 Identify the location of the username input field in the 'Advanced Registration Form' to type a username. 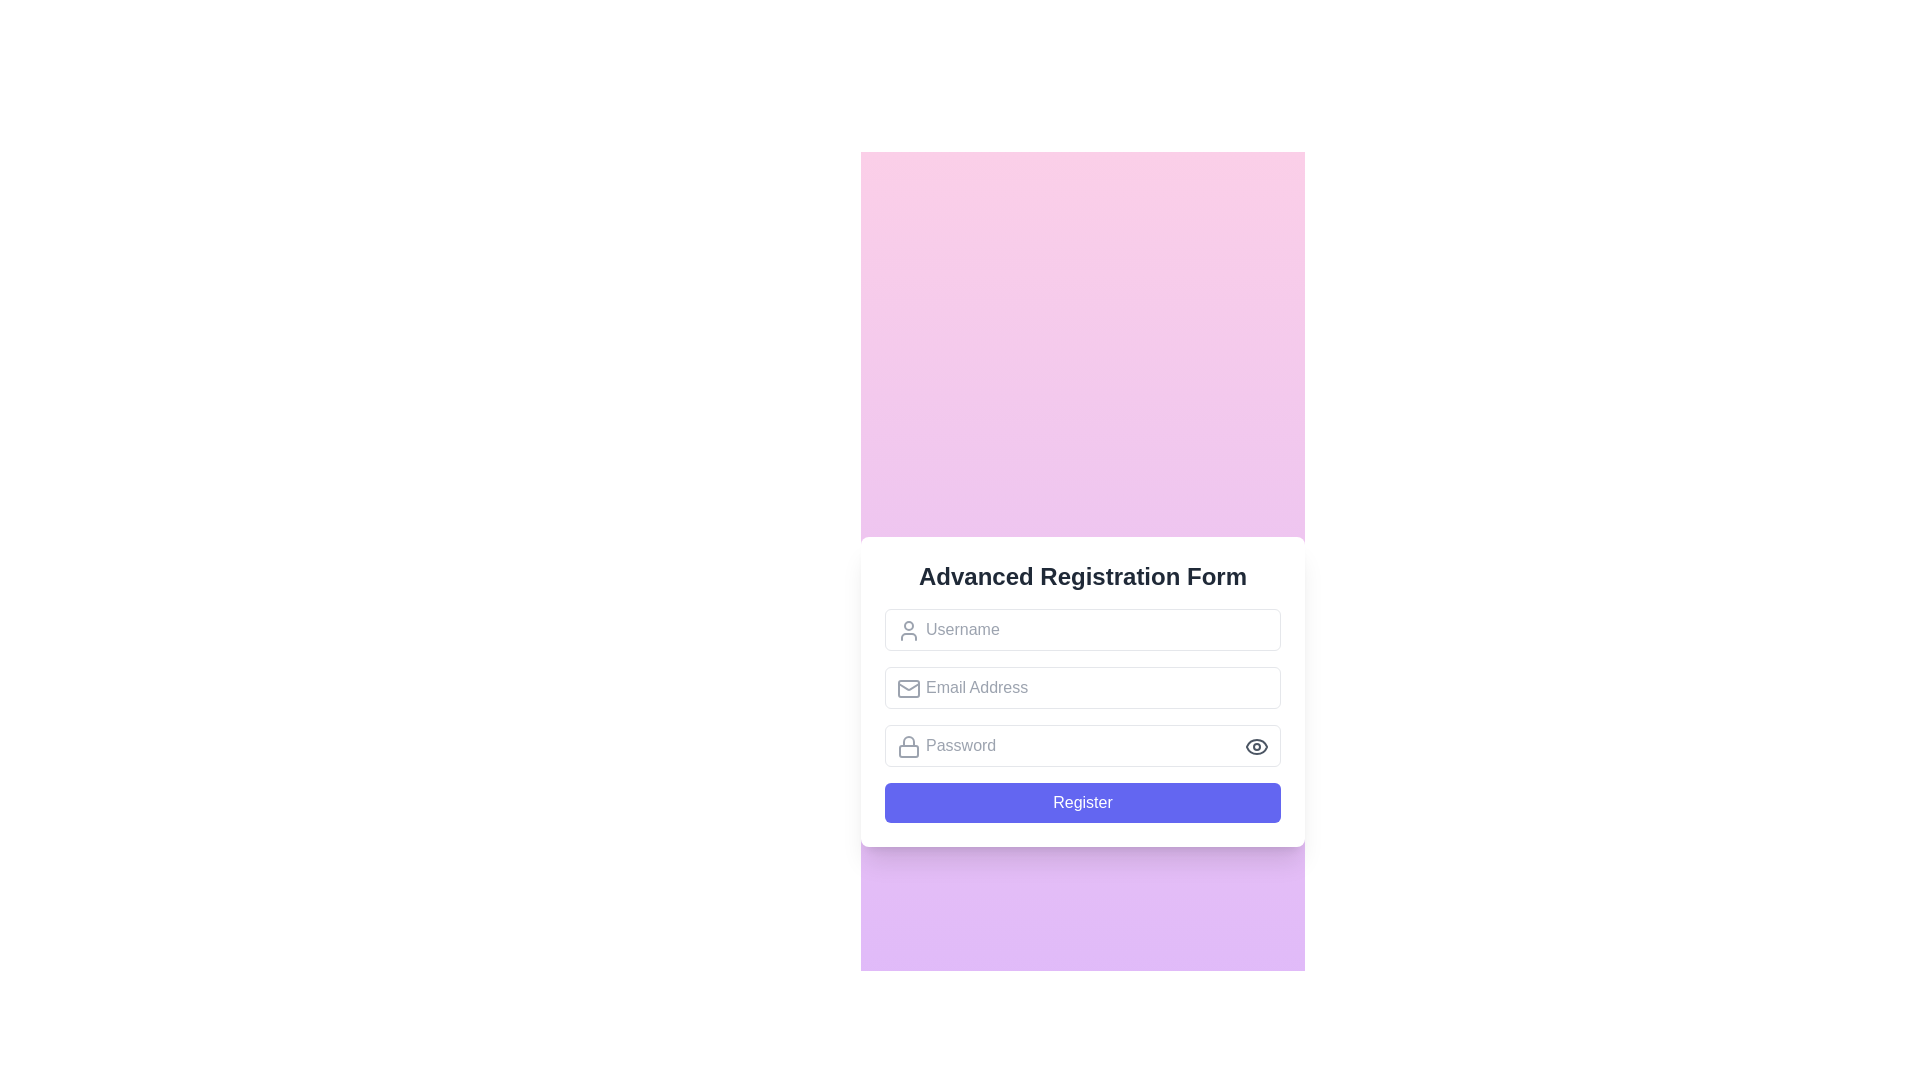
(1082, 628).